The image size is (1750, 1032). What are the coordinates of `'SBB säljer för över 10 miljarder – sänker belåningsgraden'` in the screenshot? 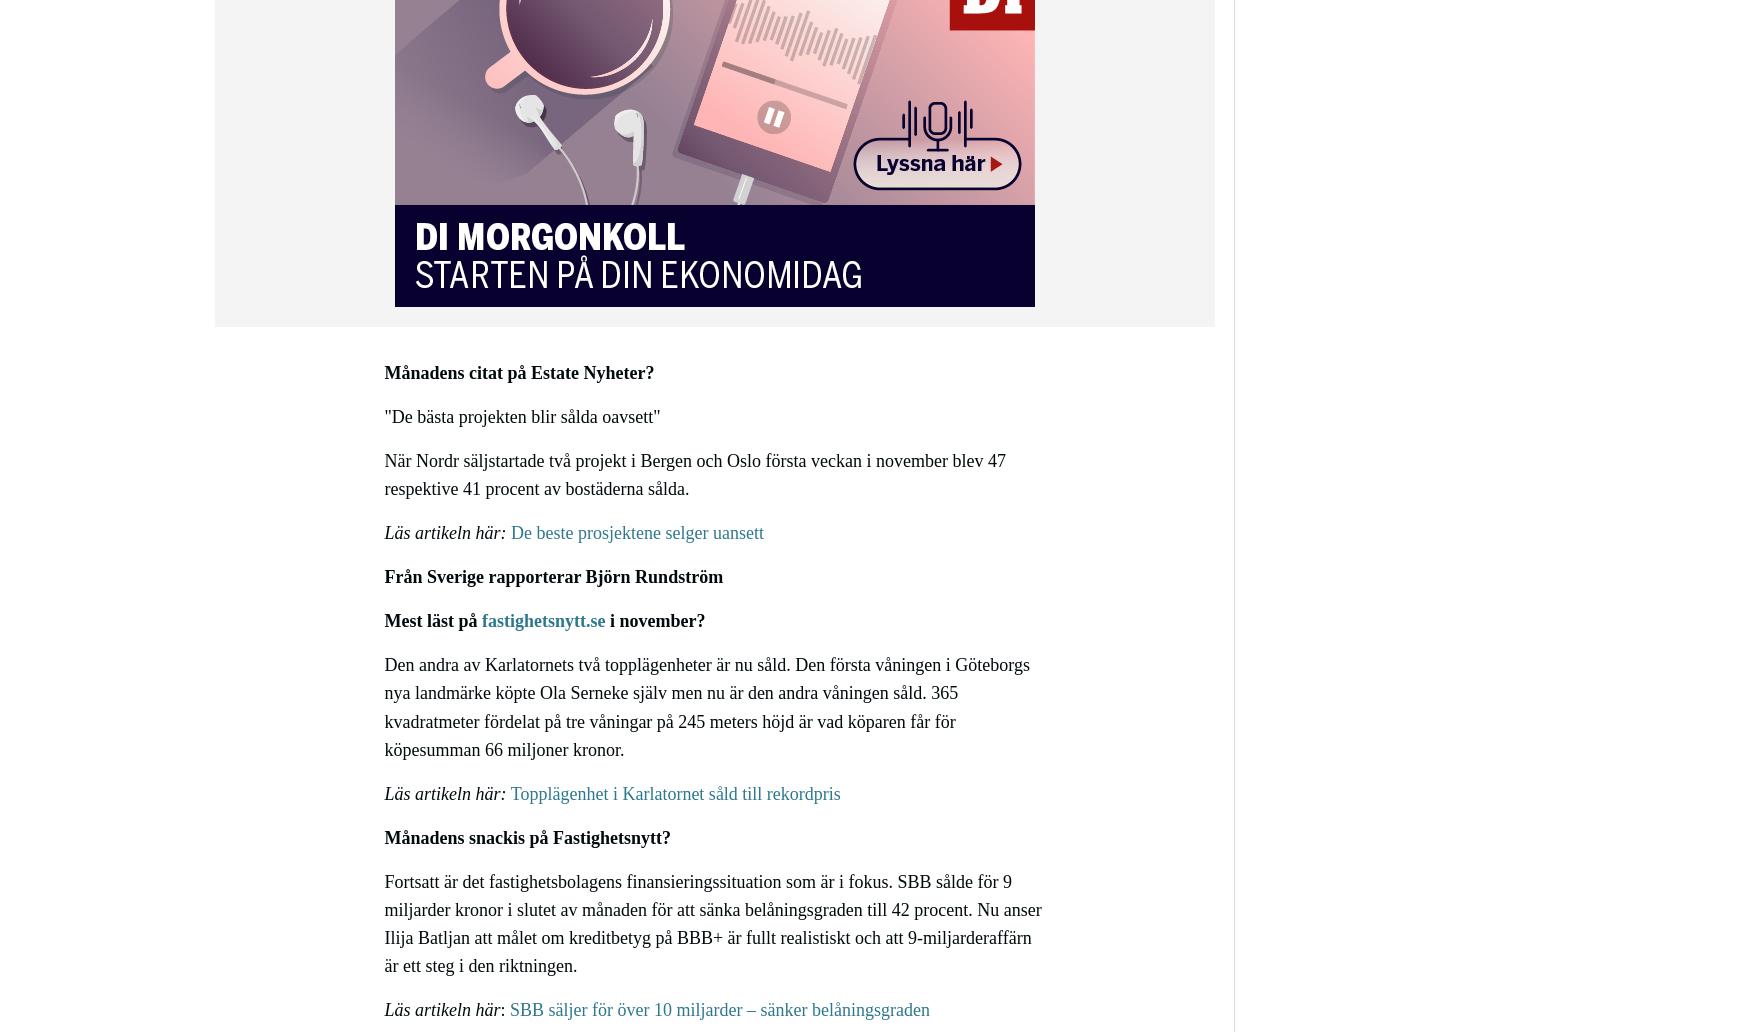 It's located at (508, 1009).